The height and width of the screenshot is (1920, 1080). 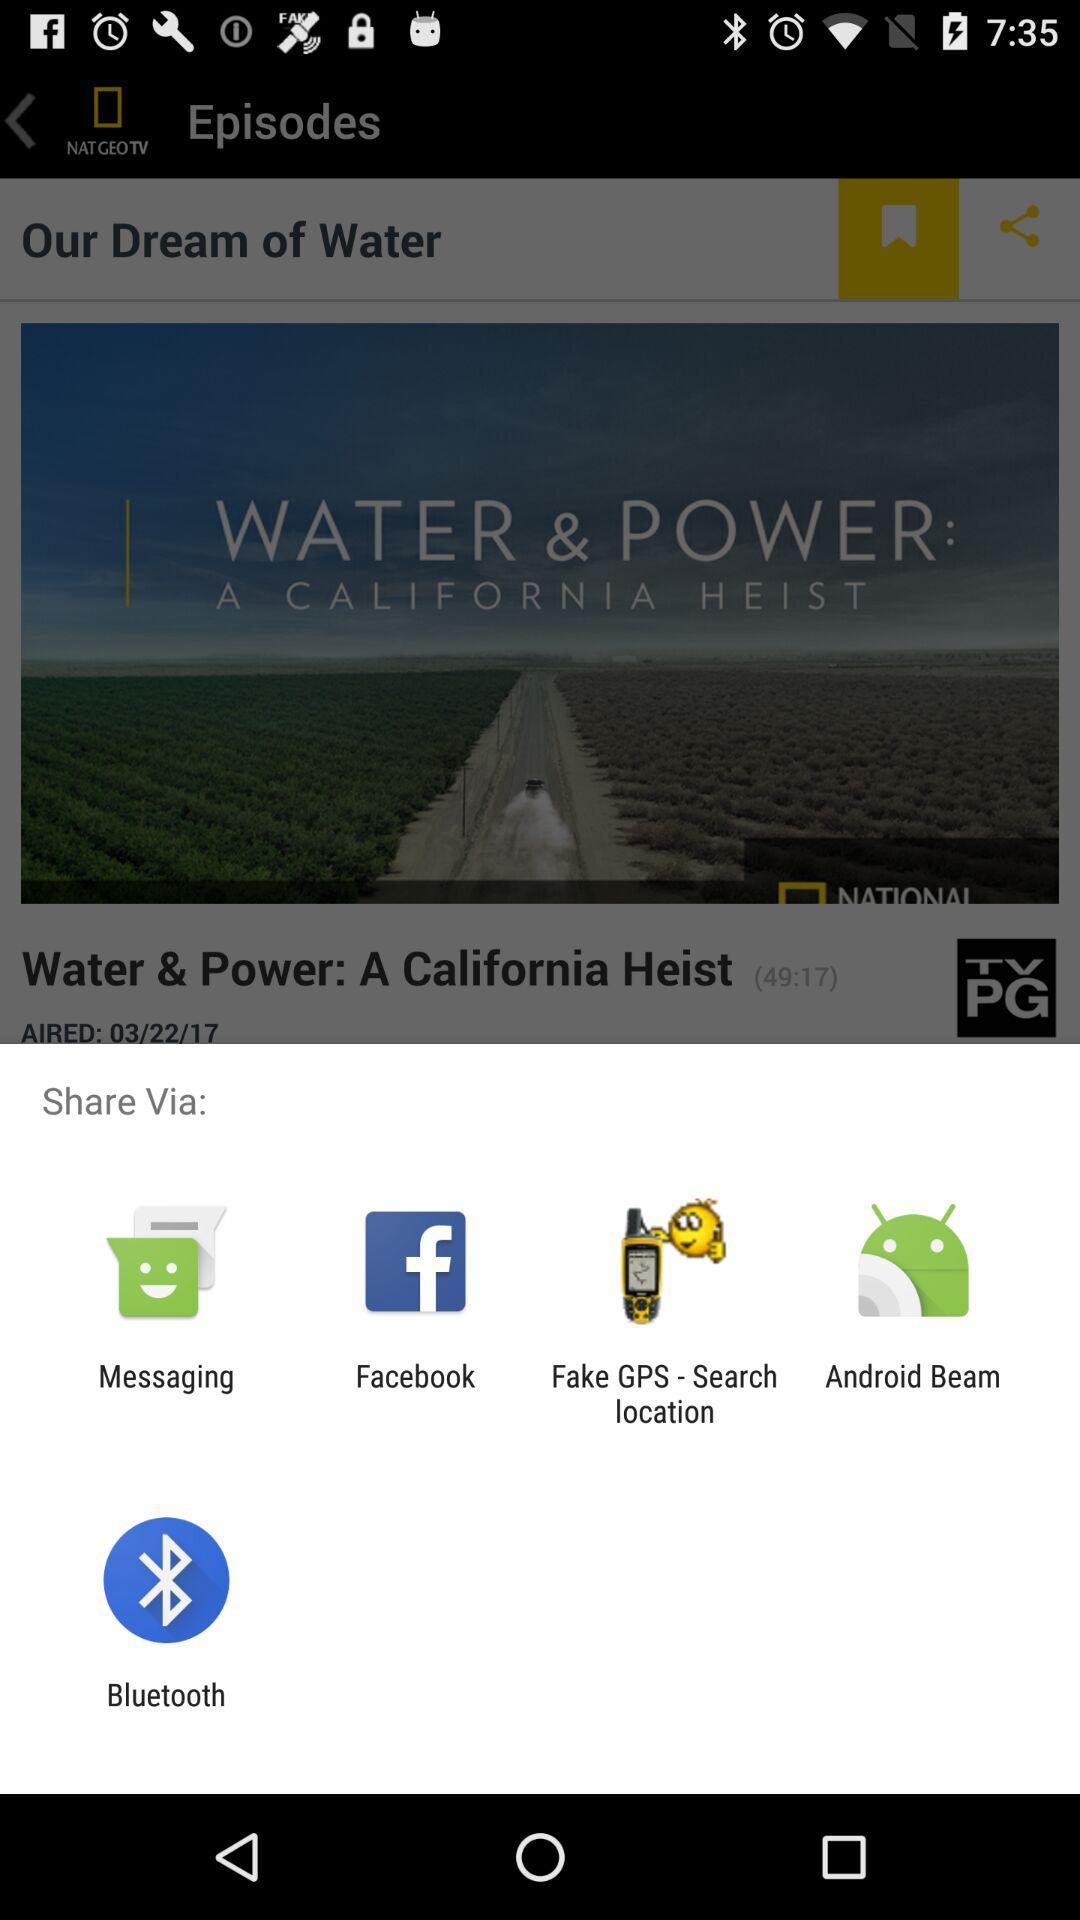 I want to click on the facebook, so click(x=414, y=1392).